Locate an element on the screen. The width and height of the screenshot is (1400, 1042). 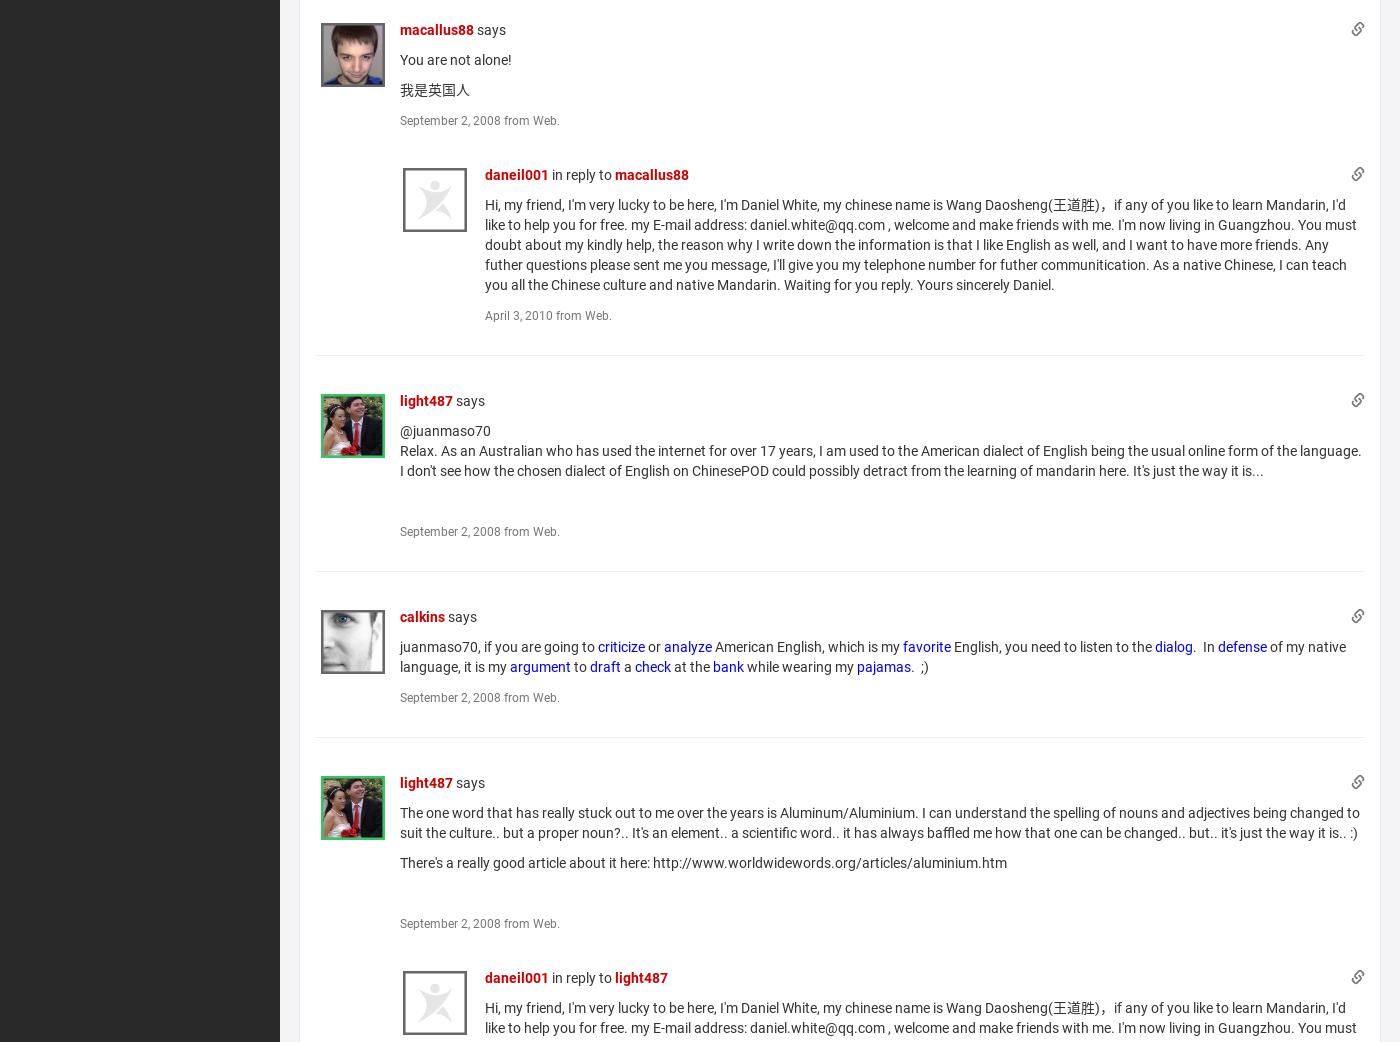
'a' is located at coordinates (628, 666).